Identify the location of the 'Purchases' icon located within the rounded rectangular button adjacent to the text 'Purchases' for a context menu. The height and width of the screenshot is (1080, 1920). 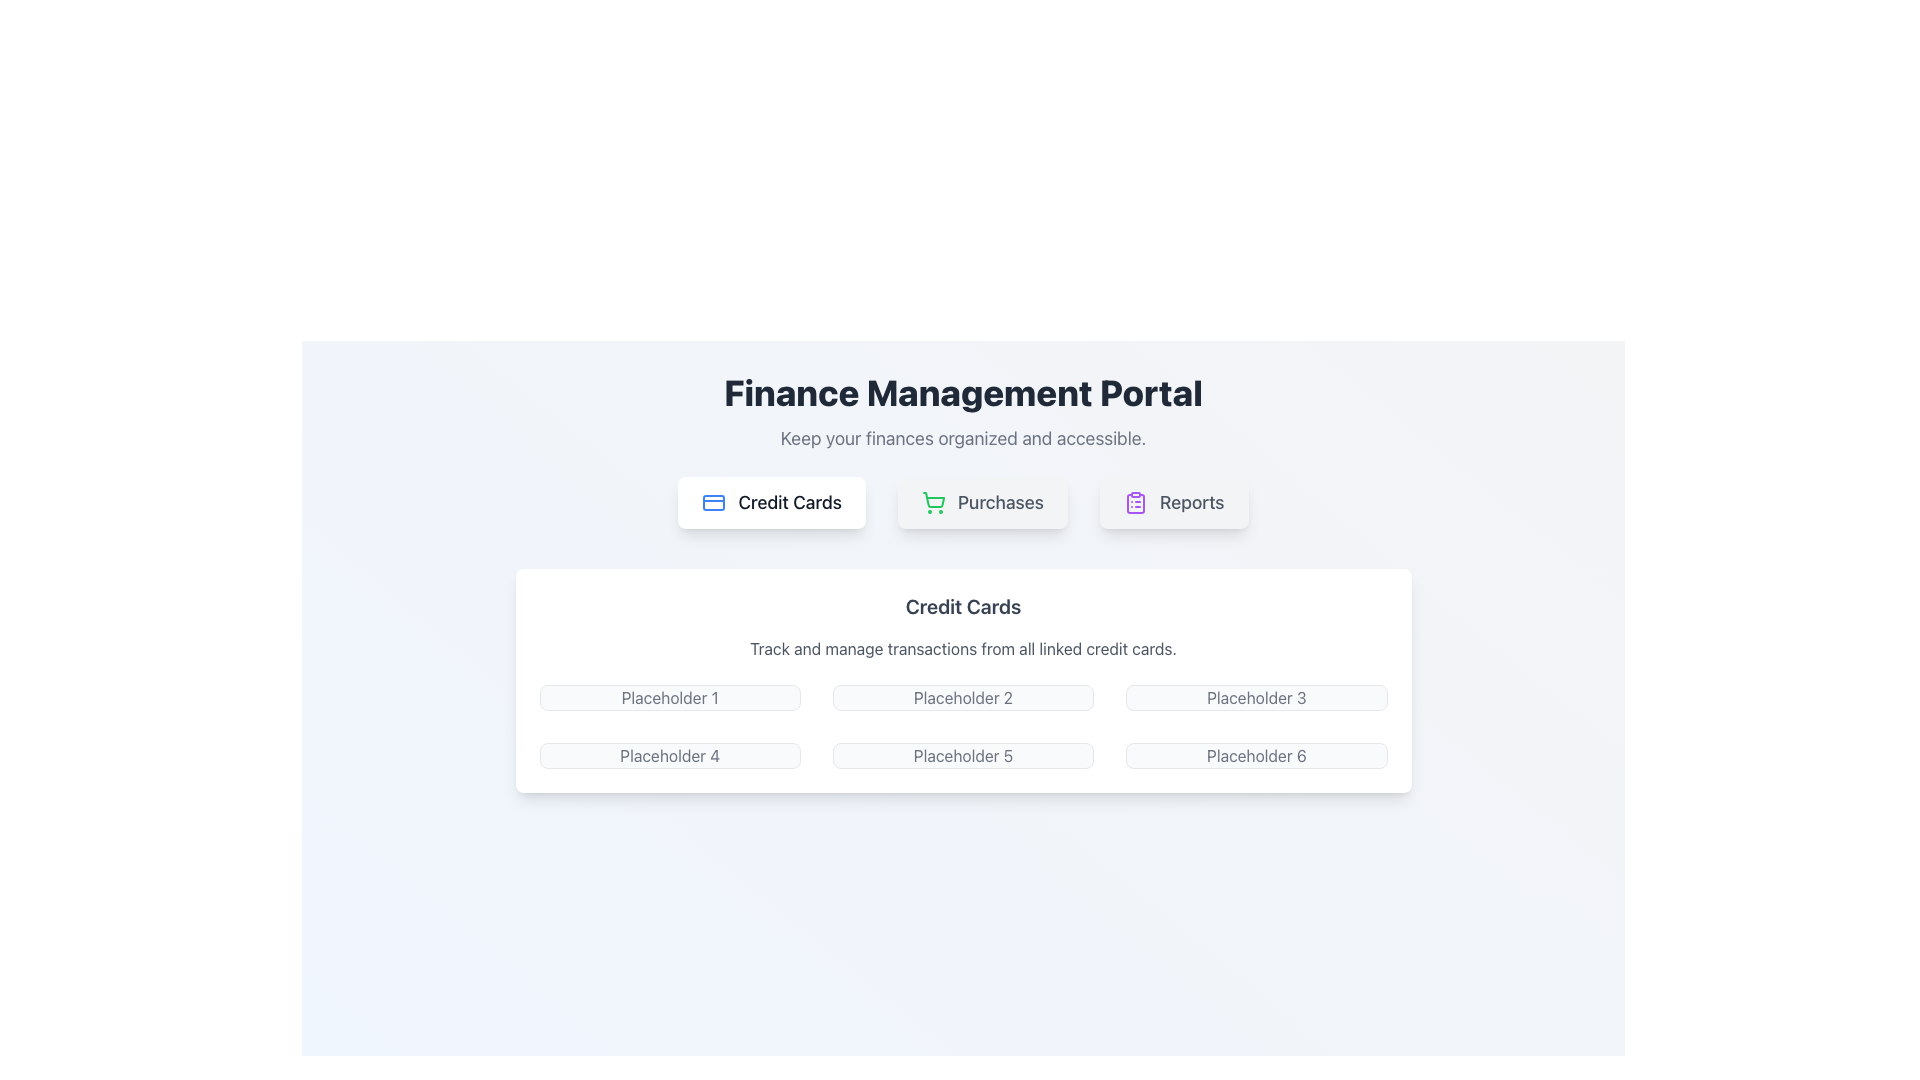
(932, 501).